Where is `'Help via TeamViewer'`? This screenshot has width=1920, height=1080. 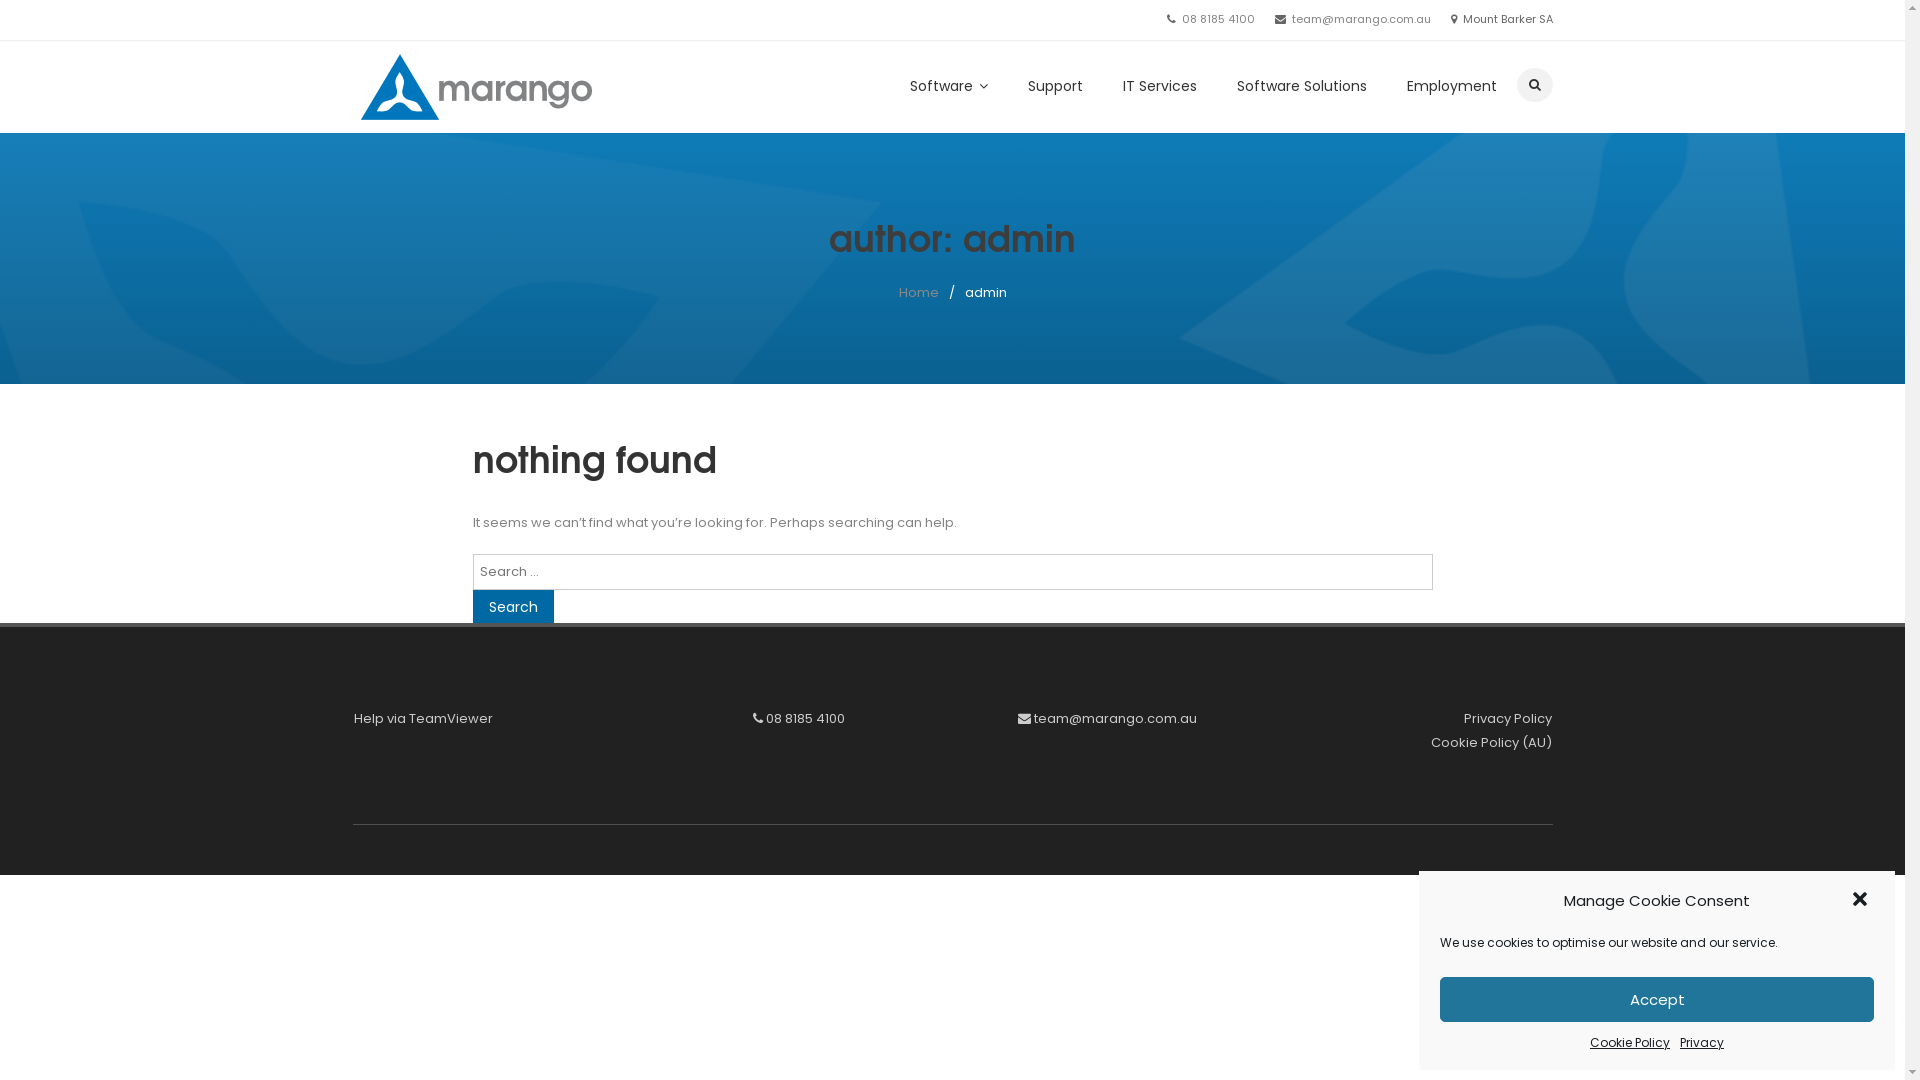 'Help via TeamViewer' is located at coordinates (354, 717).